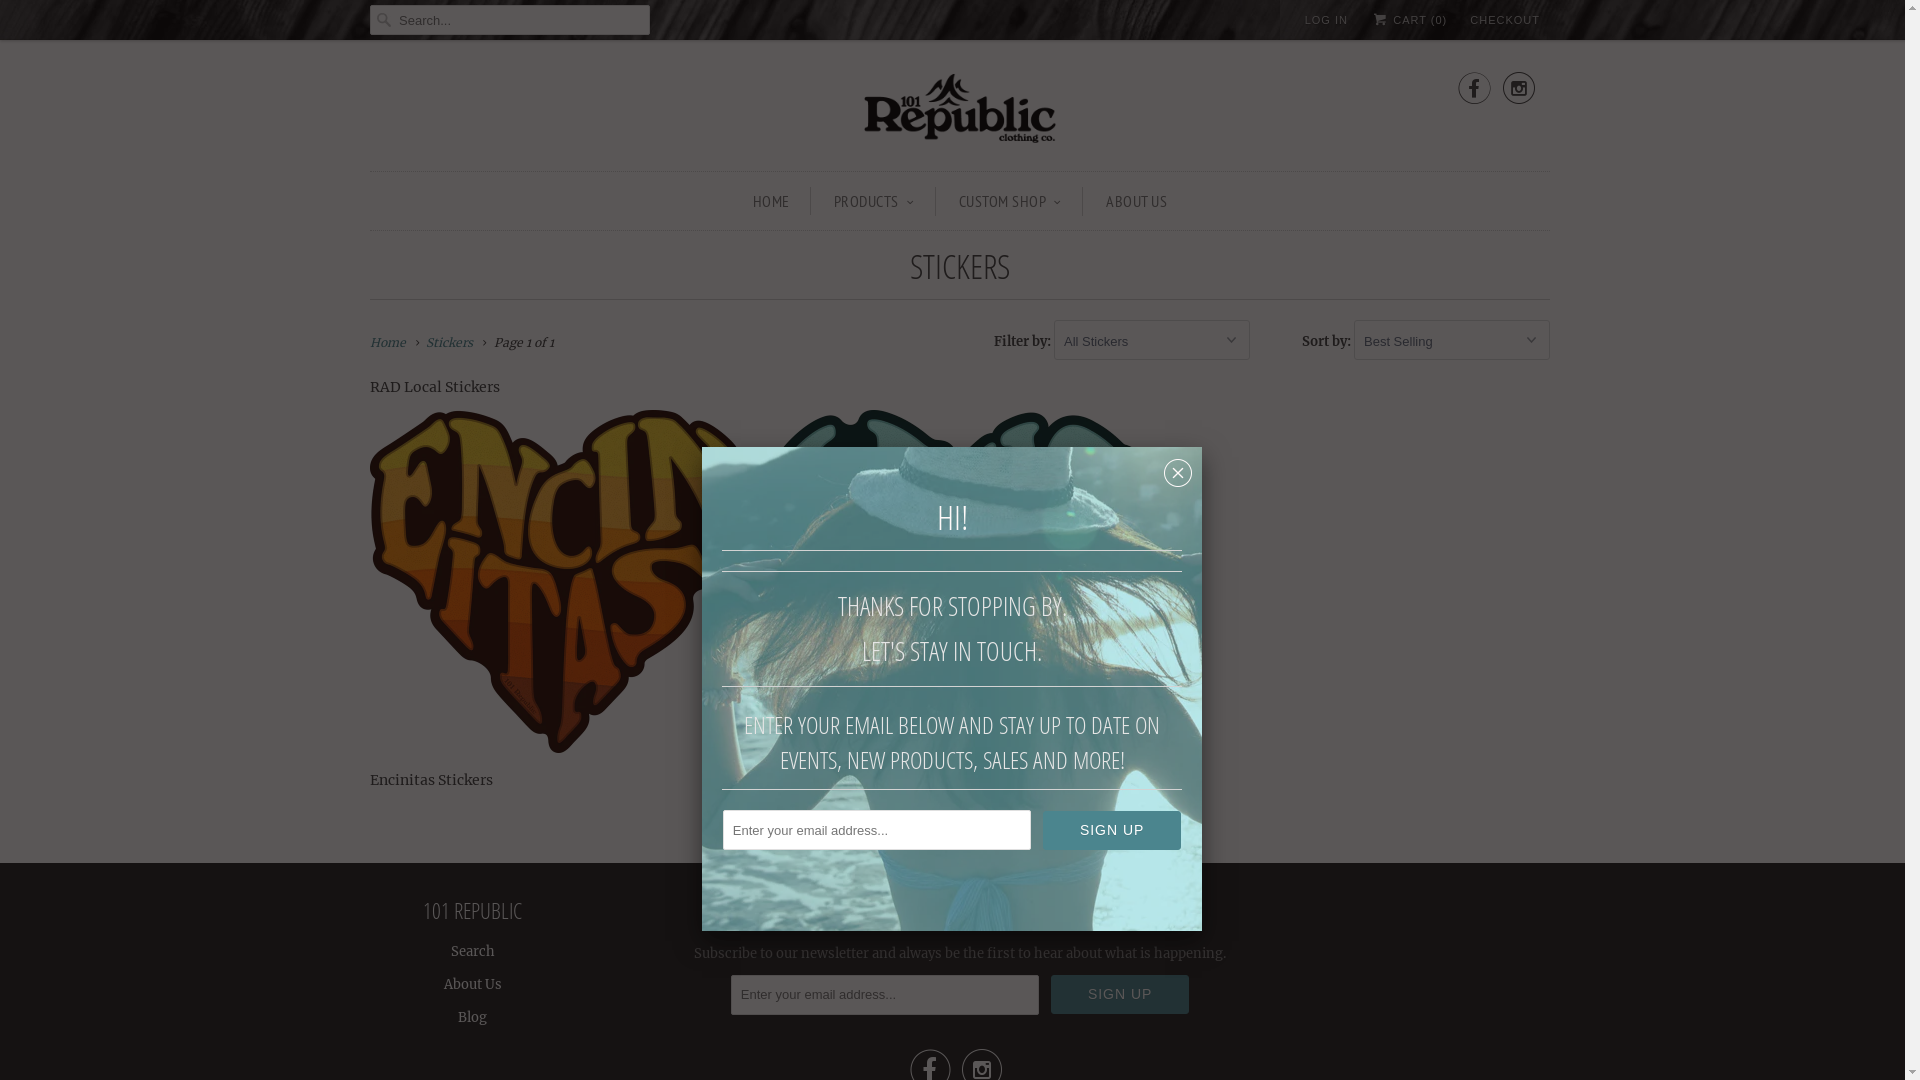 The height and width of the screenshot is (1080, 1920). I want to click on 'About Us', so click(472, 983).